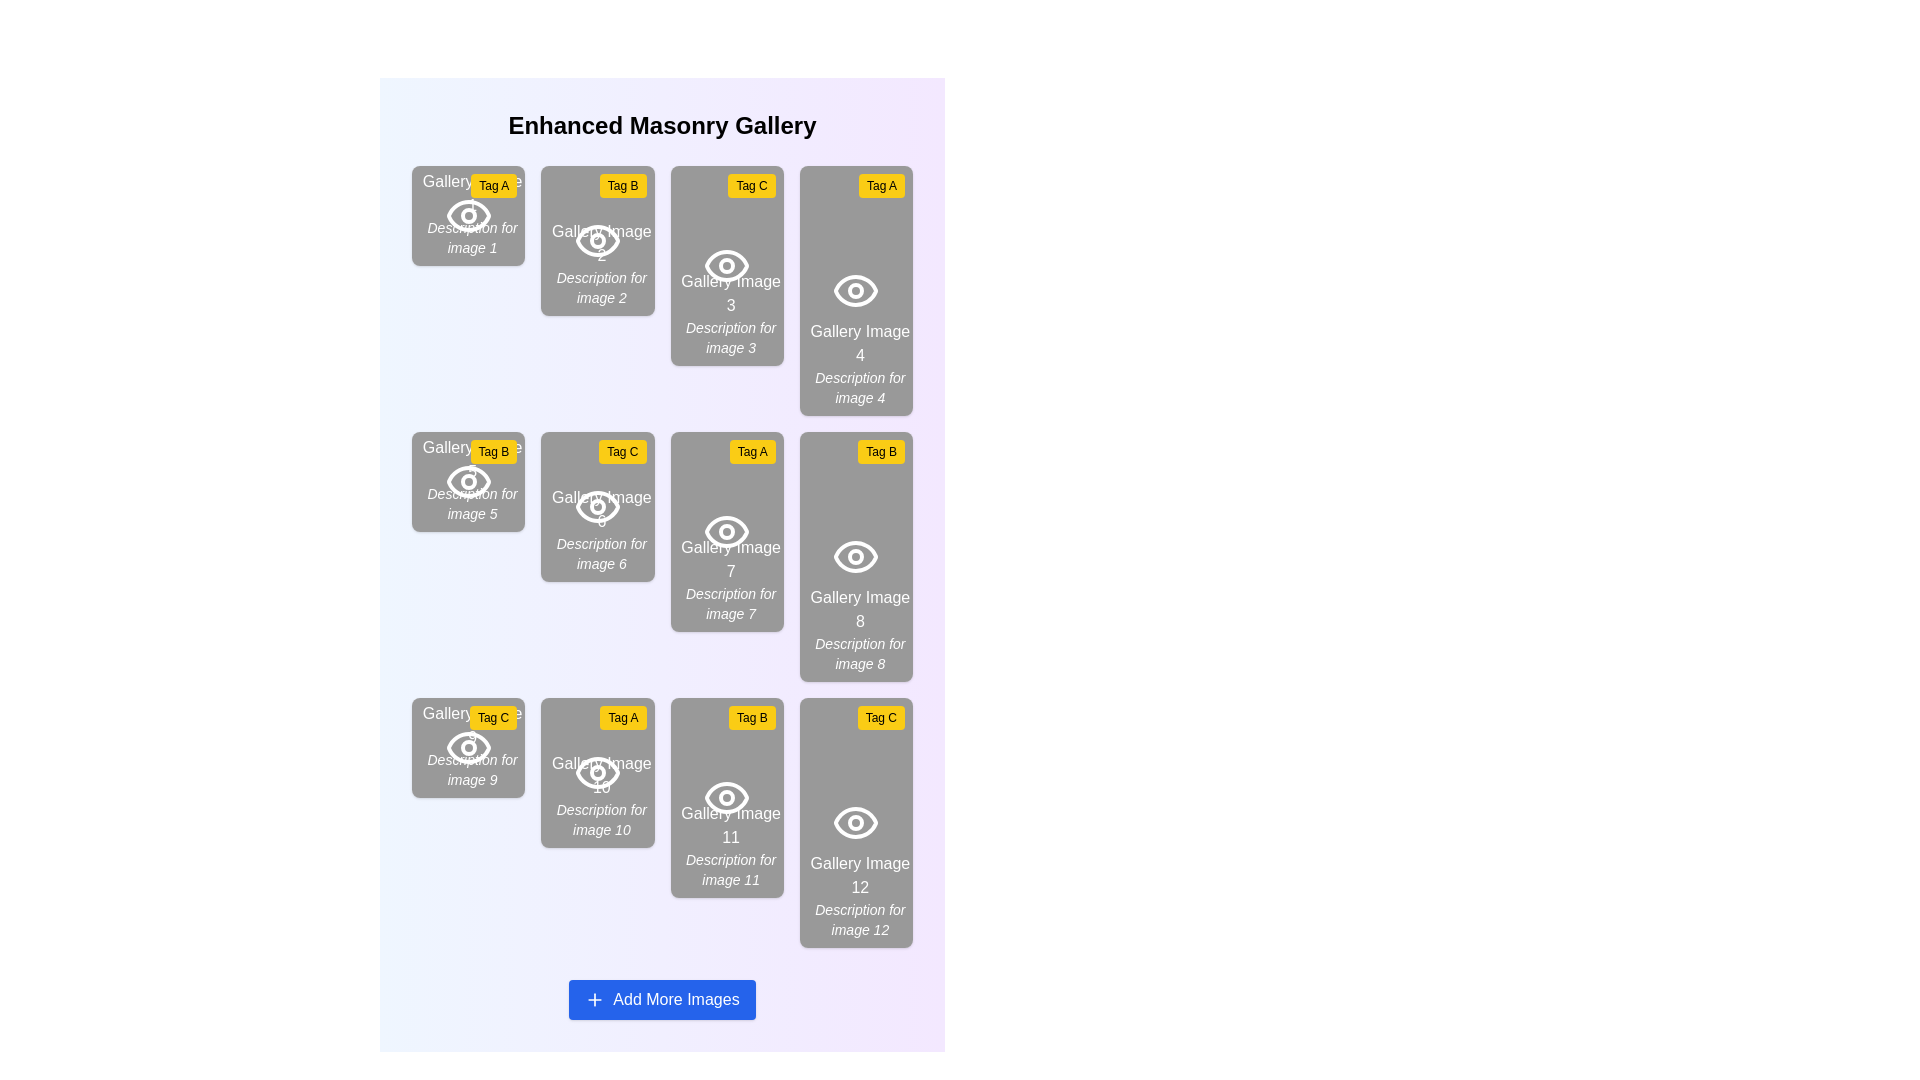 This screenshot has width=1920, height=1080. I want to click on the descriptive Text element located in the description section of the gallery card for 'Gallery Image 5', positioned beneath its title, so click(471, 503).